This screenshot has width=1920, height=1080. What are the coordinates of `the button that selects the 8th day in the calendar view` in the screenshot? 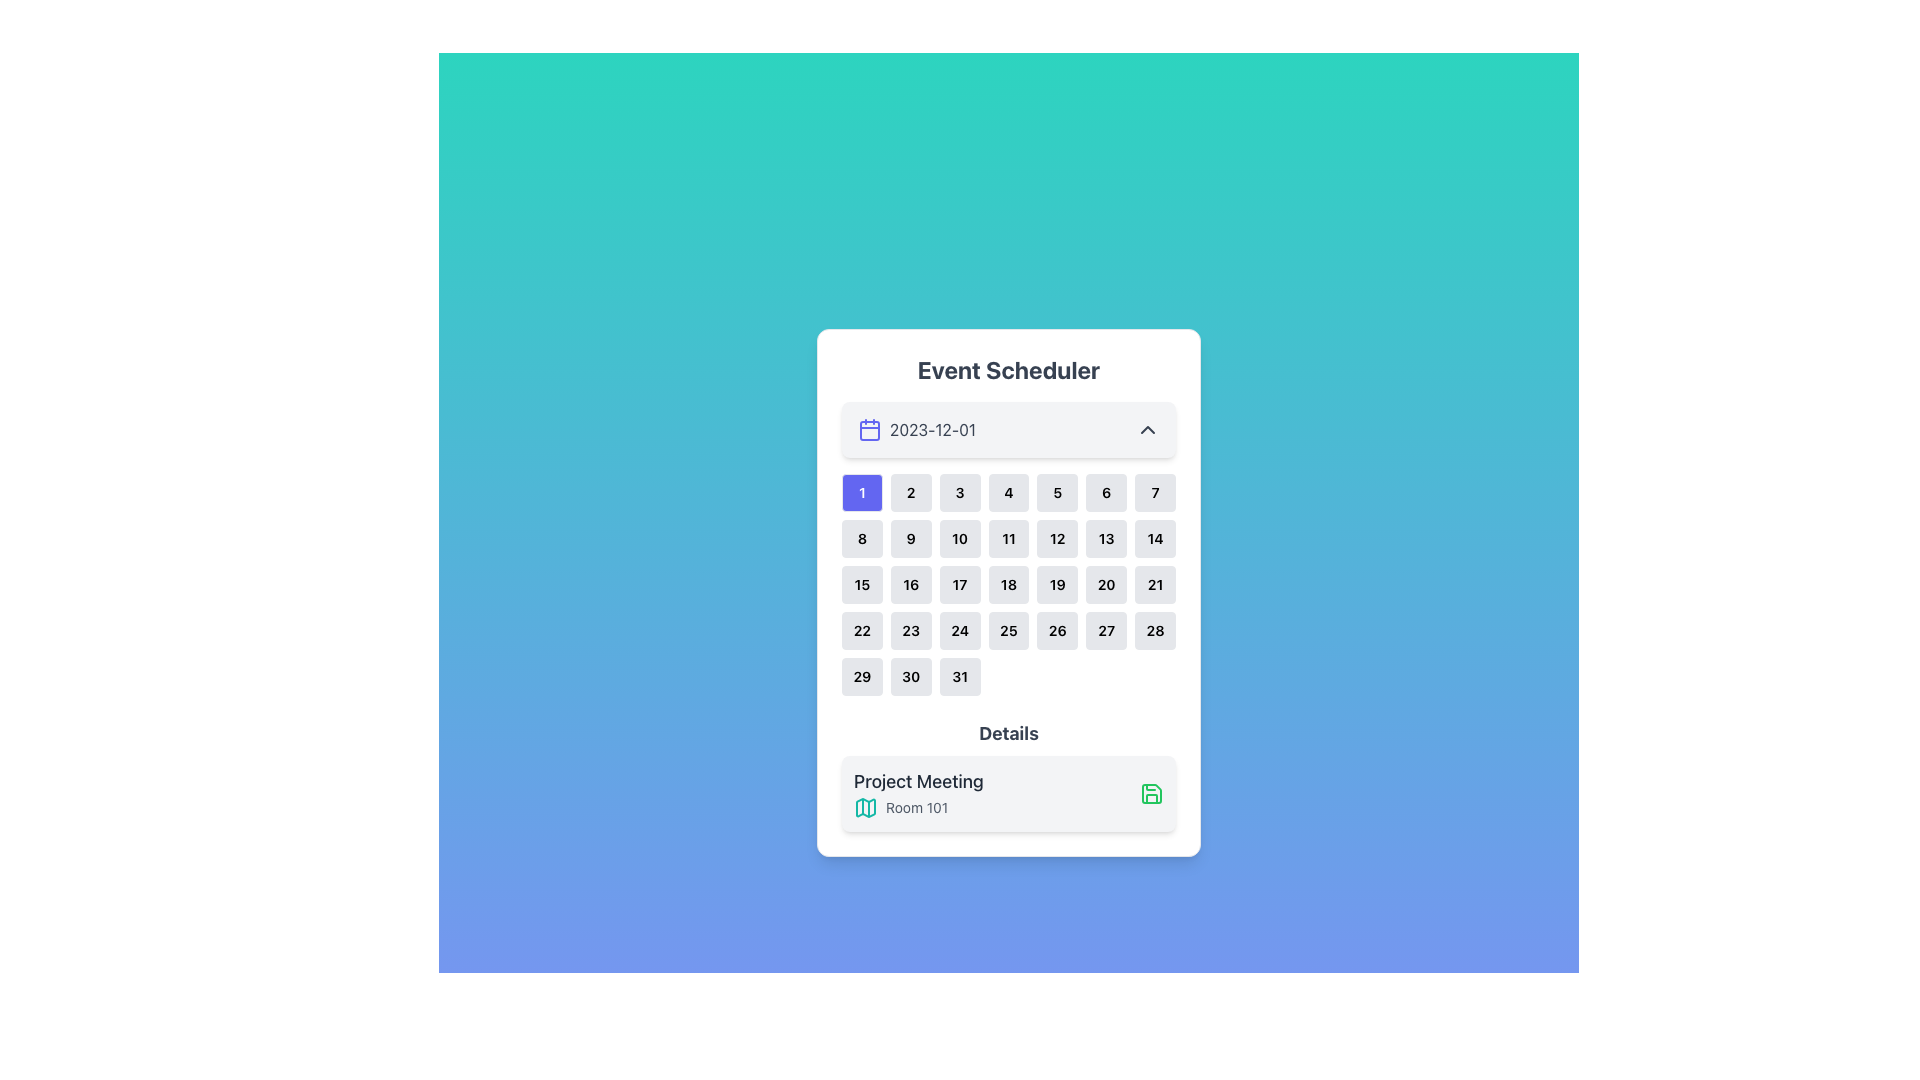 It's located at (862, 538).